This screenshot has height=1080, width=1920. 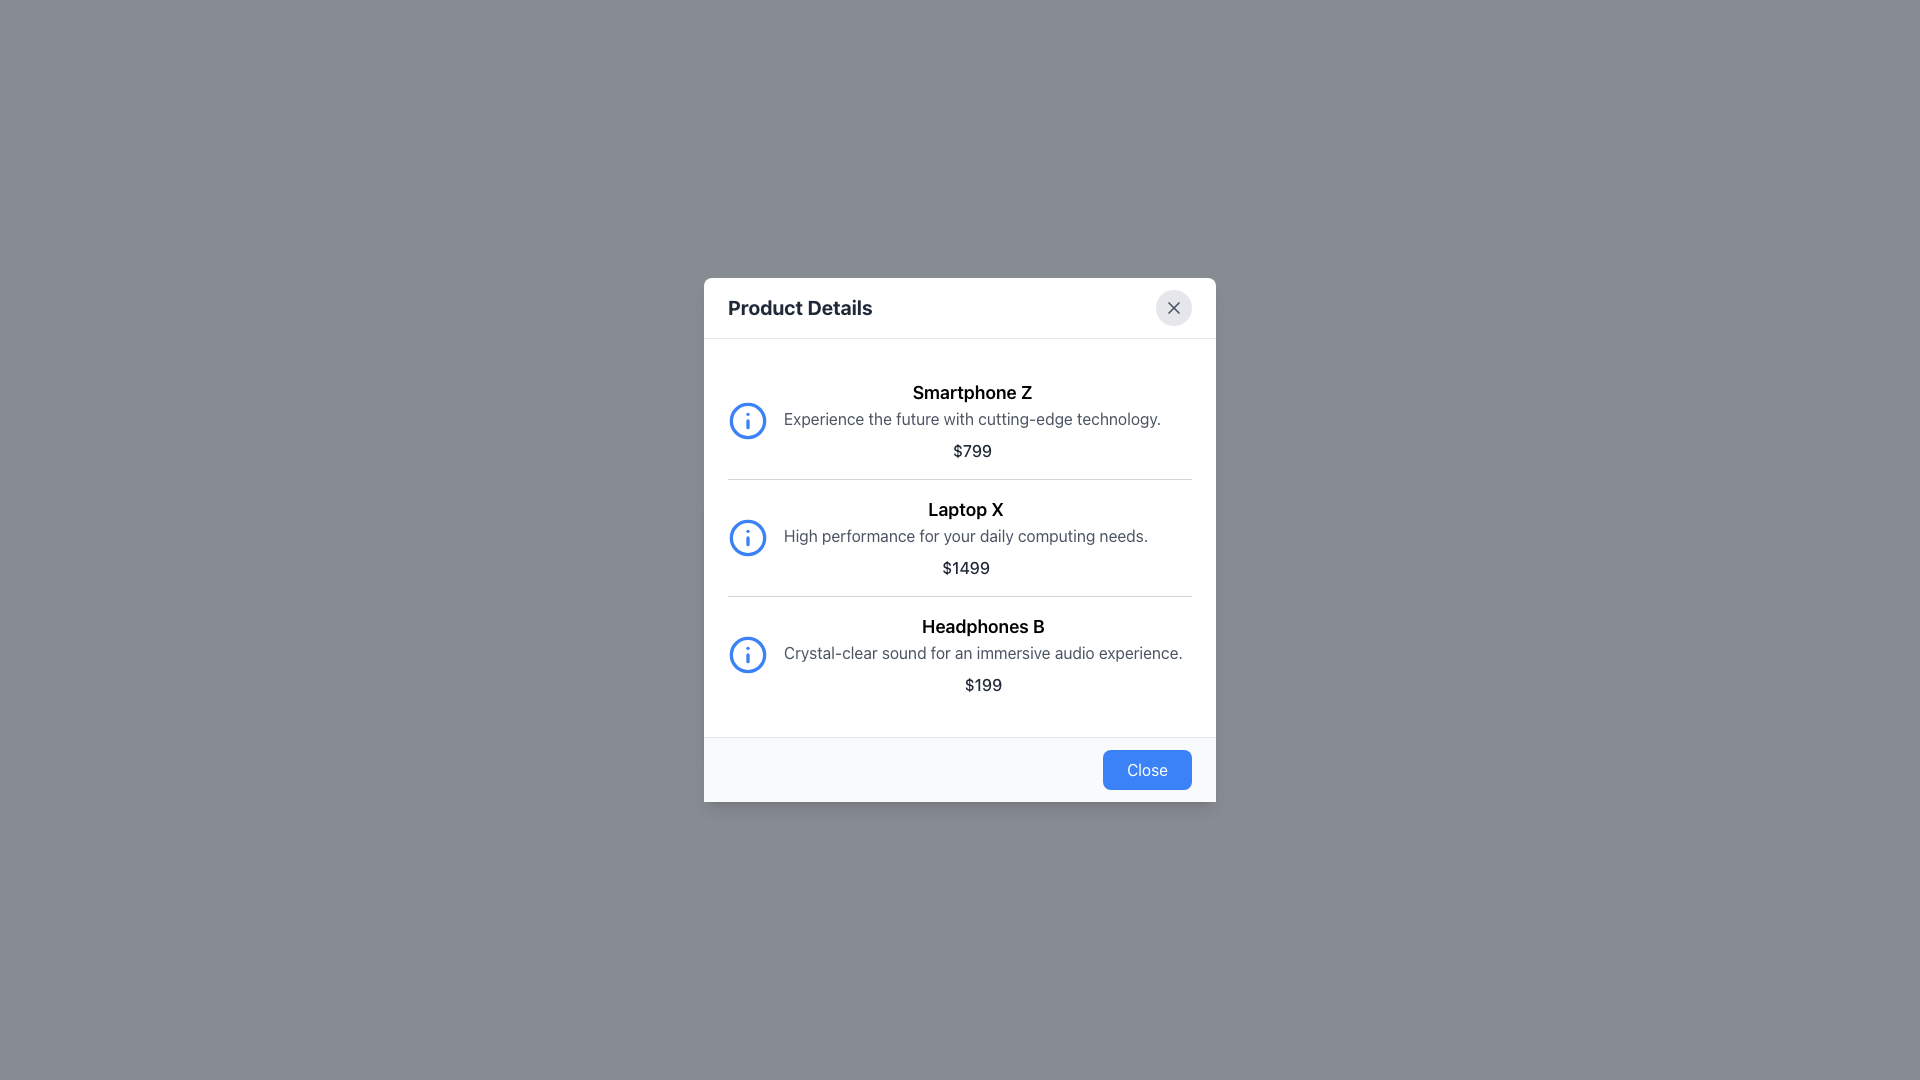 What do you see at coordinates (966, 535) in the screenshot?
I see `the text element that describes the product 'Laptop X', which is centrally located under the heading 'Laptop X' and above the price '$1499'` at bounding box center [966, 535].